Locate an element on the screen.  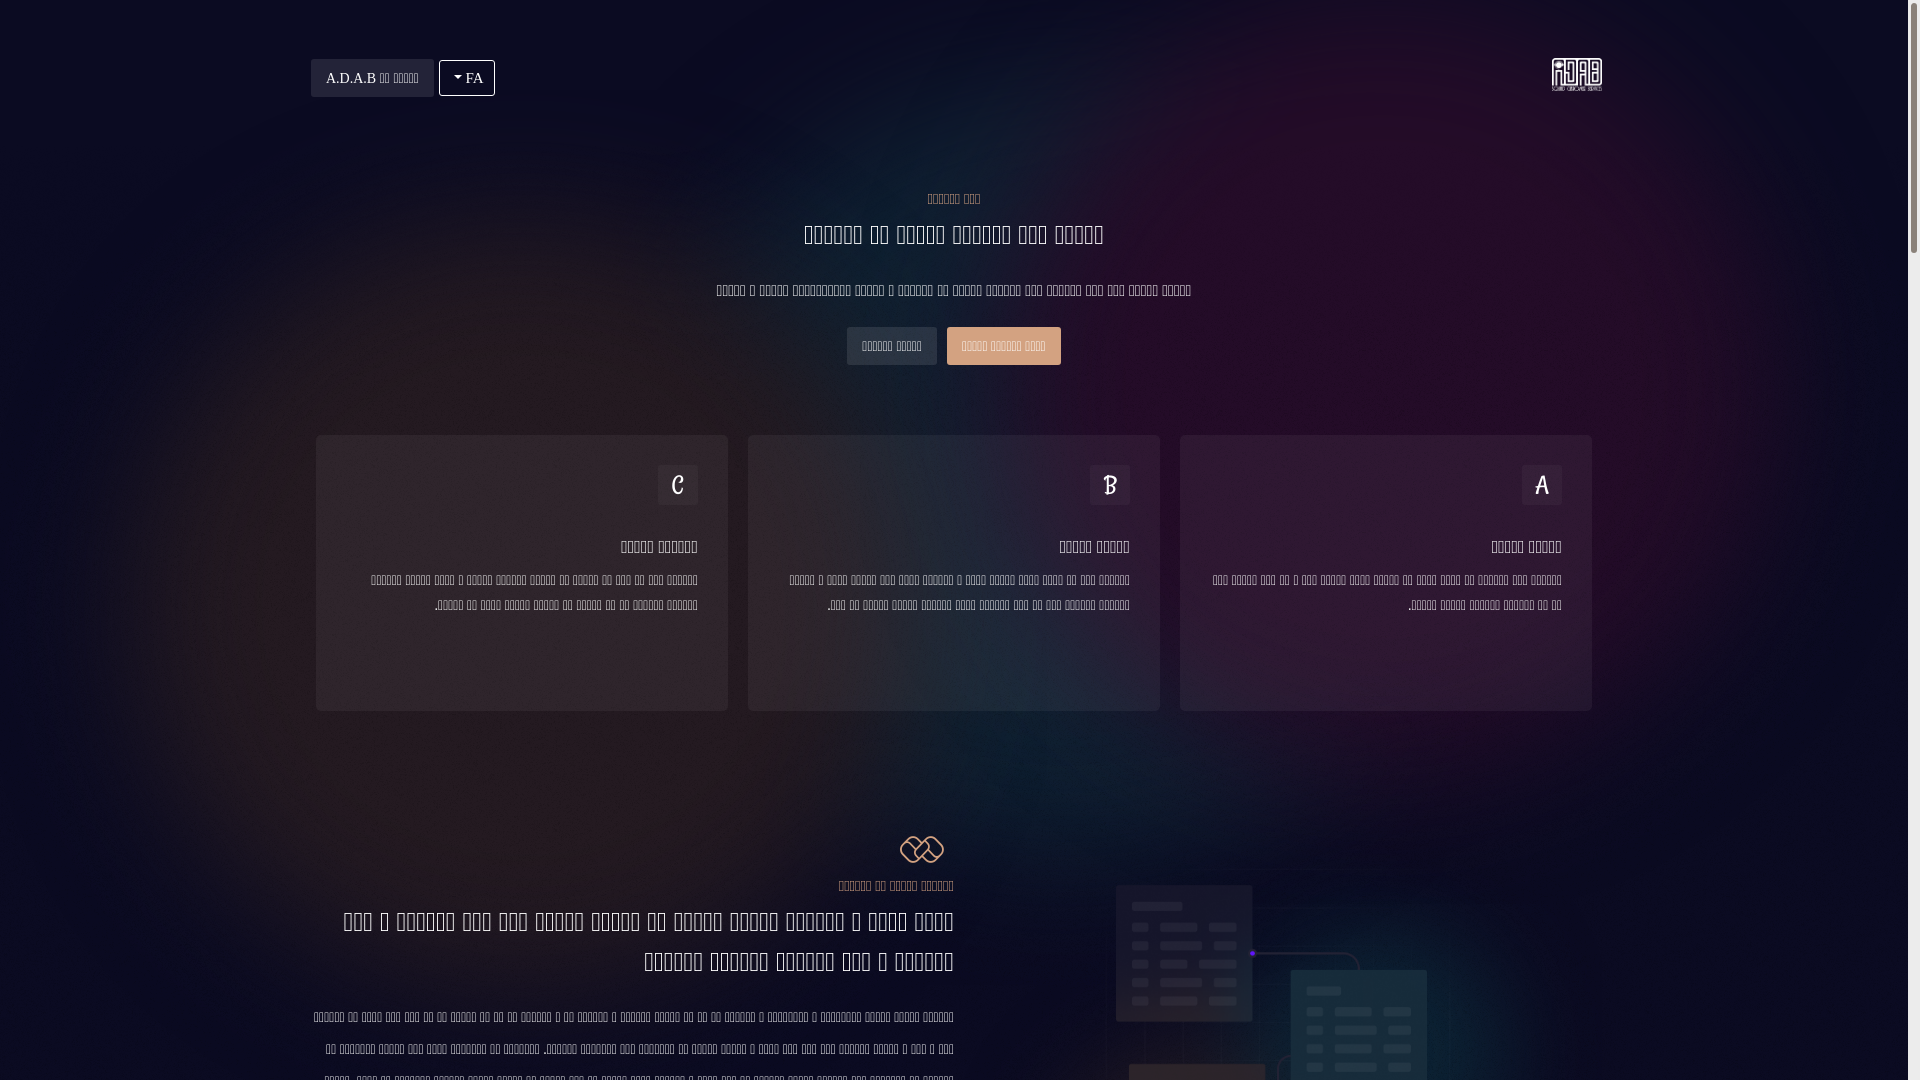
'FA' is located at coordinates (465, 76).